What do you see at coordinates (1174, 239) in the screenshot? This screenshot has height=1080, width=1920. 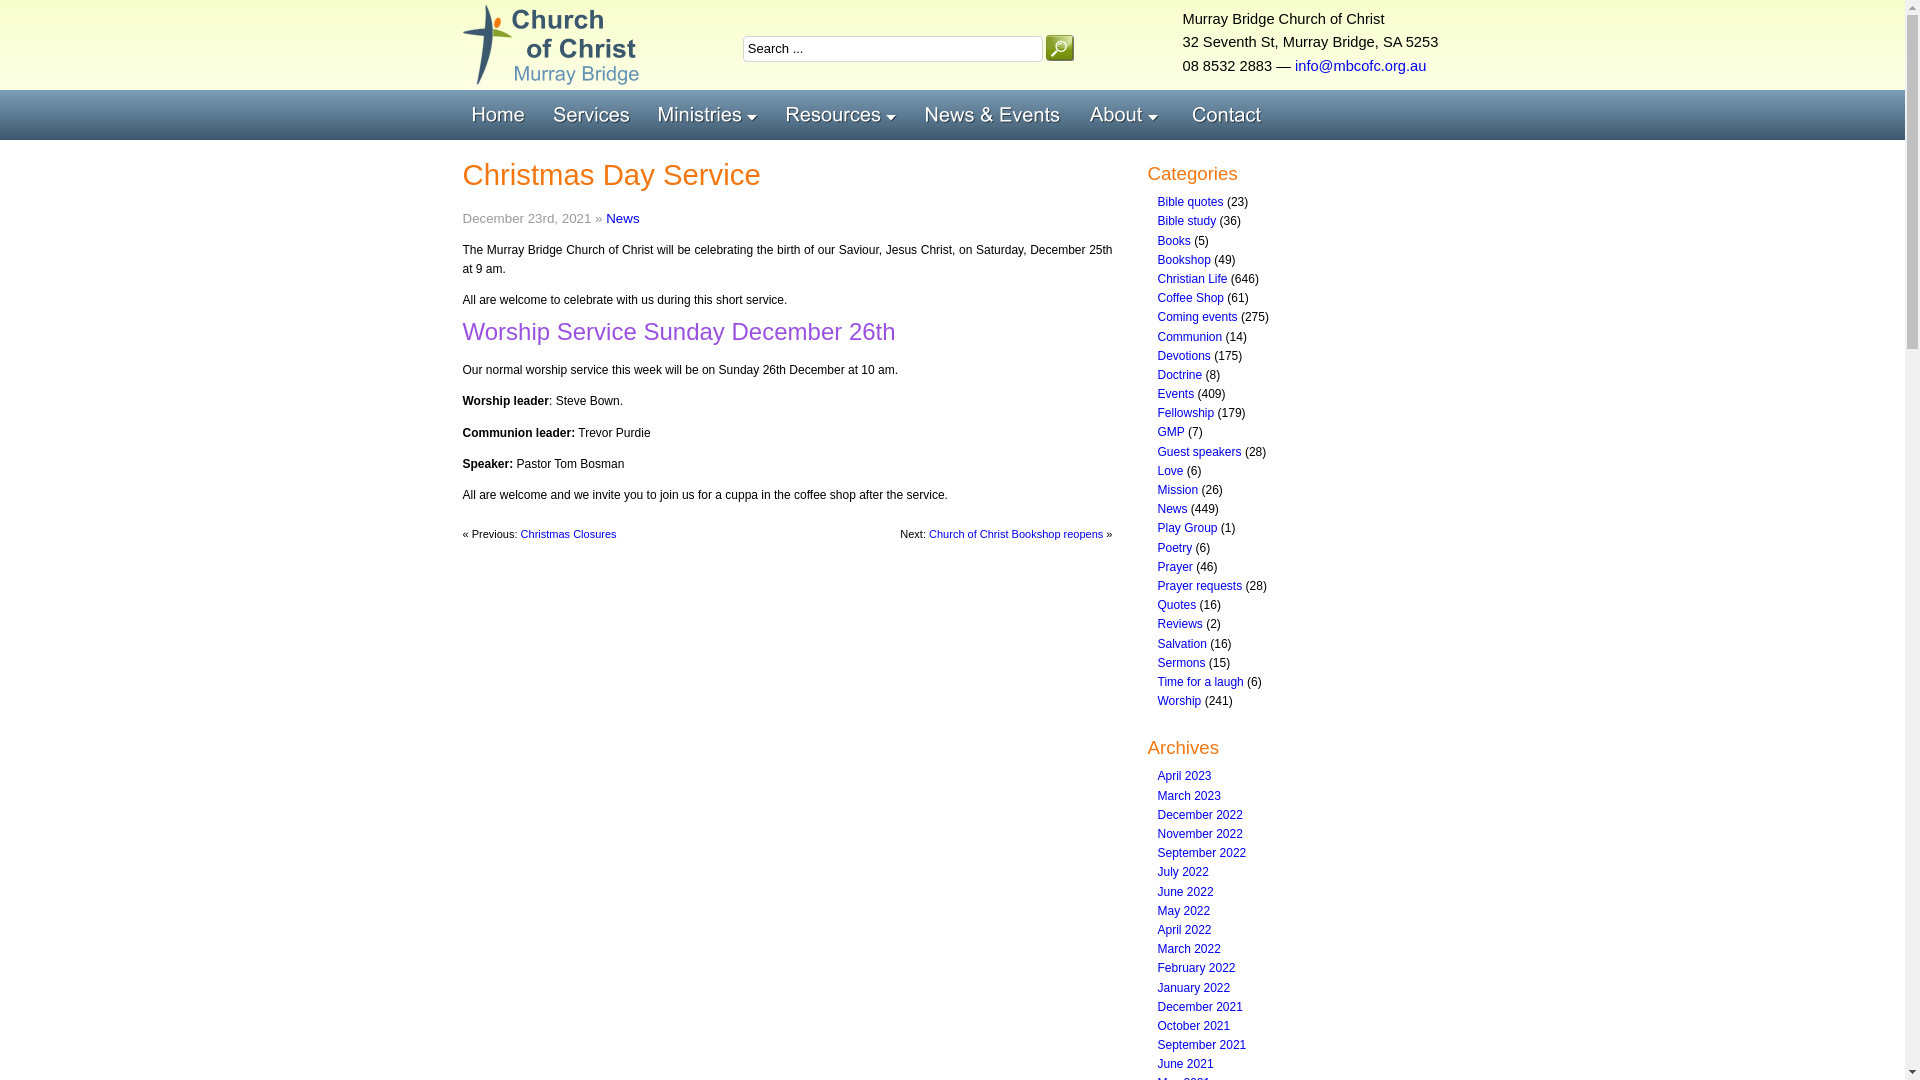 I see `'Books'` at bounding box center [1174, 239].